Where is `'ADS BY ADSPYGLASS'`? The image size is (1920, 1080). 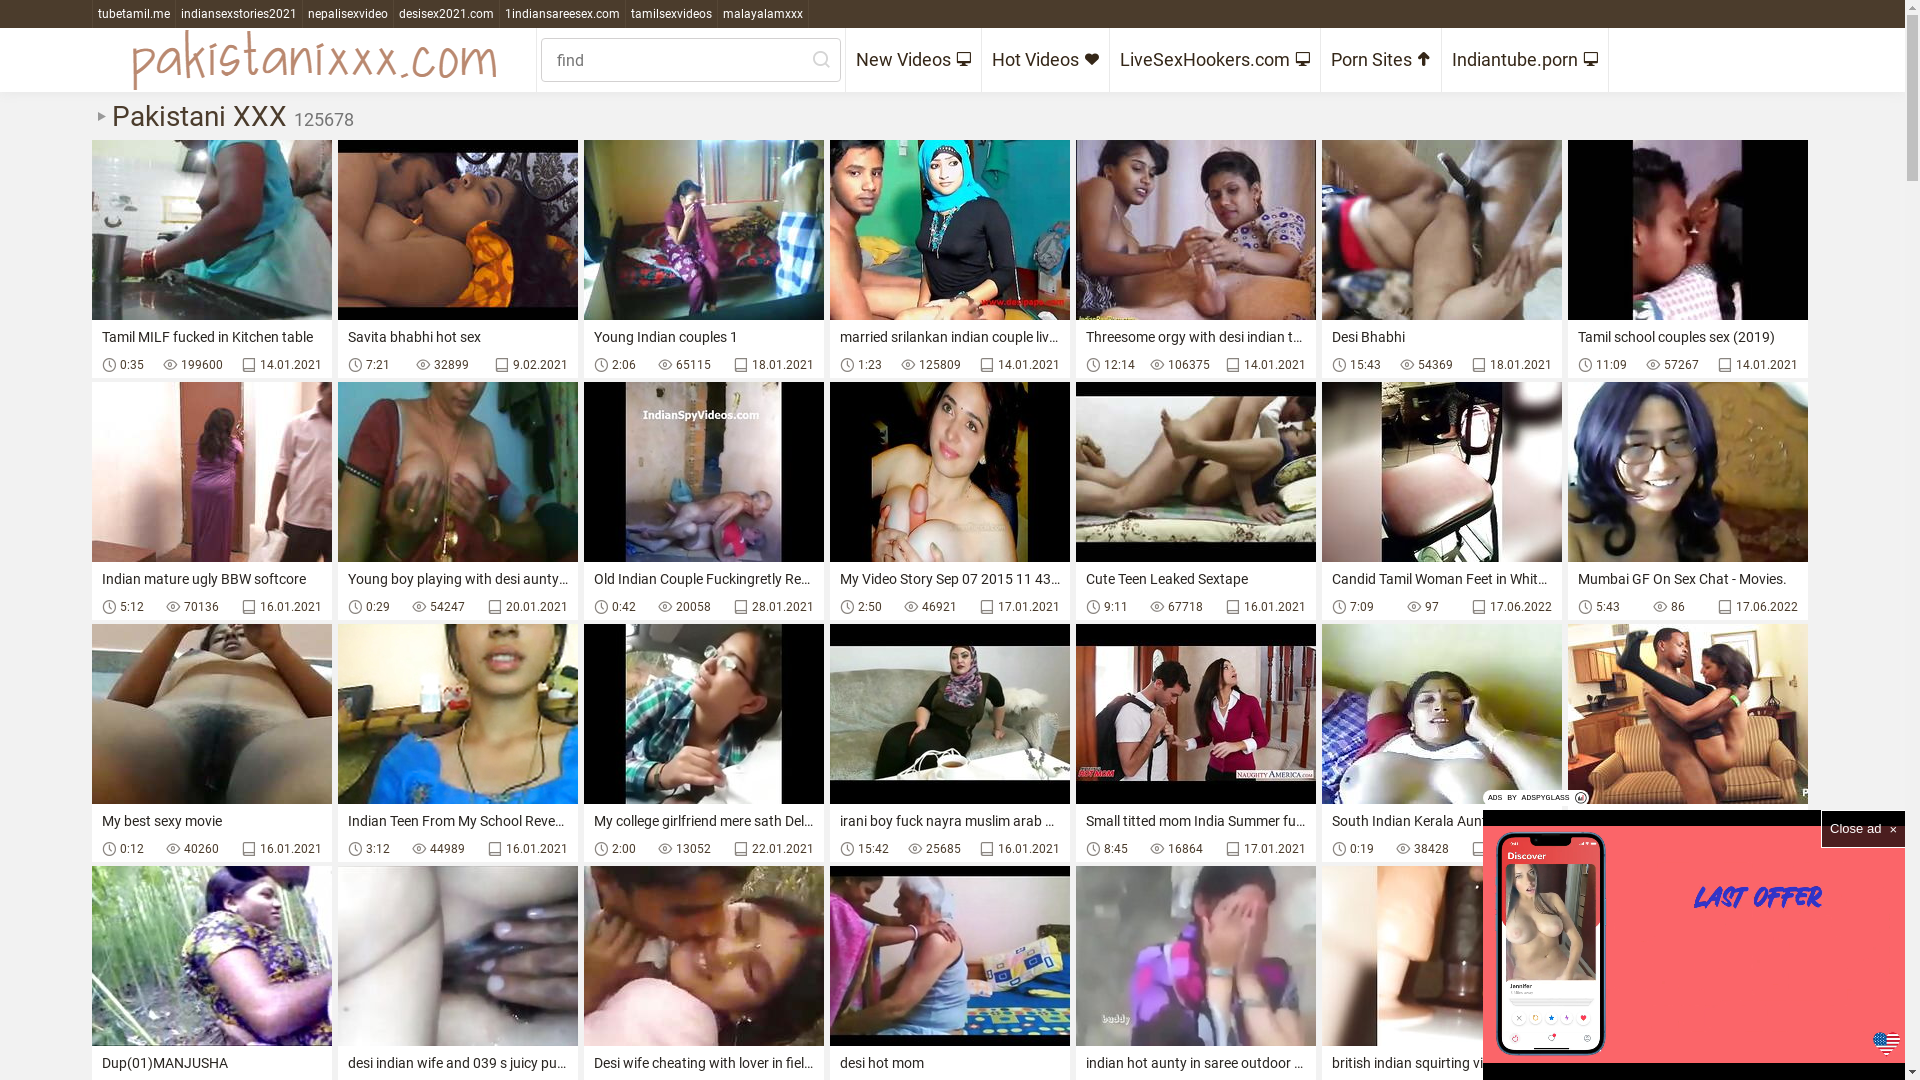
'ADS BY ADSPYGLASS' is located at coordinates (1535, 797).